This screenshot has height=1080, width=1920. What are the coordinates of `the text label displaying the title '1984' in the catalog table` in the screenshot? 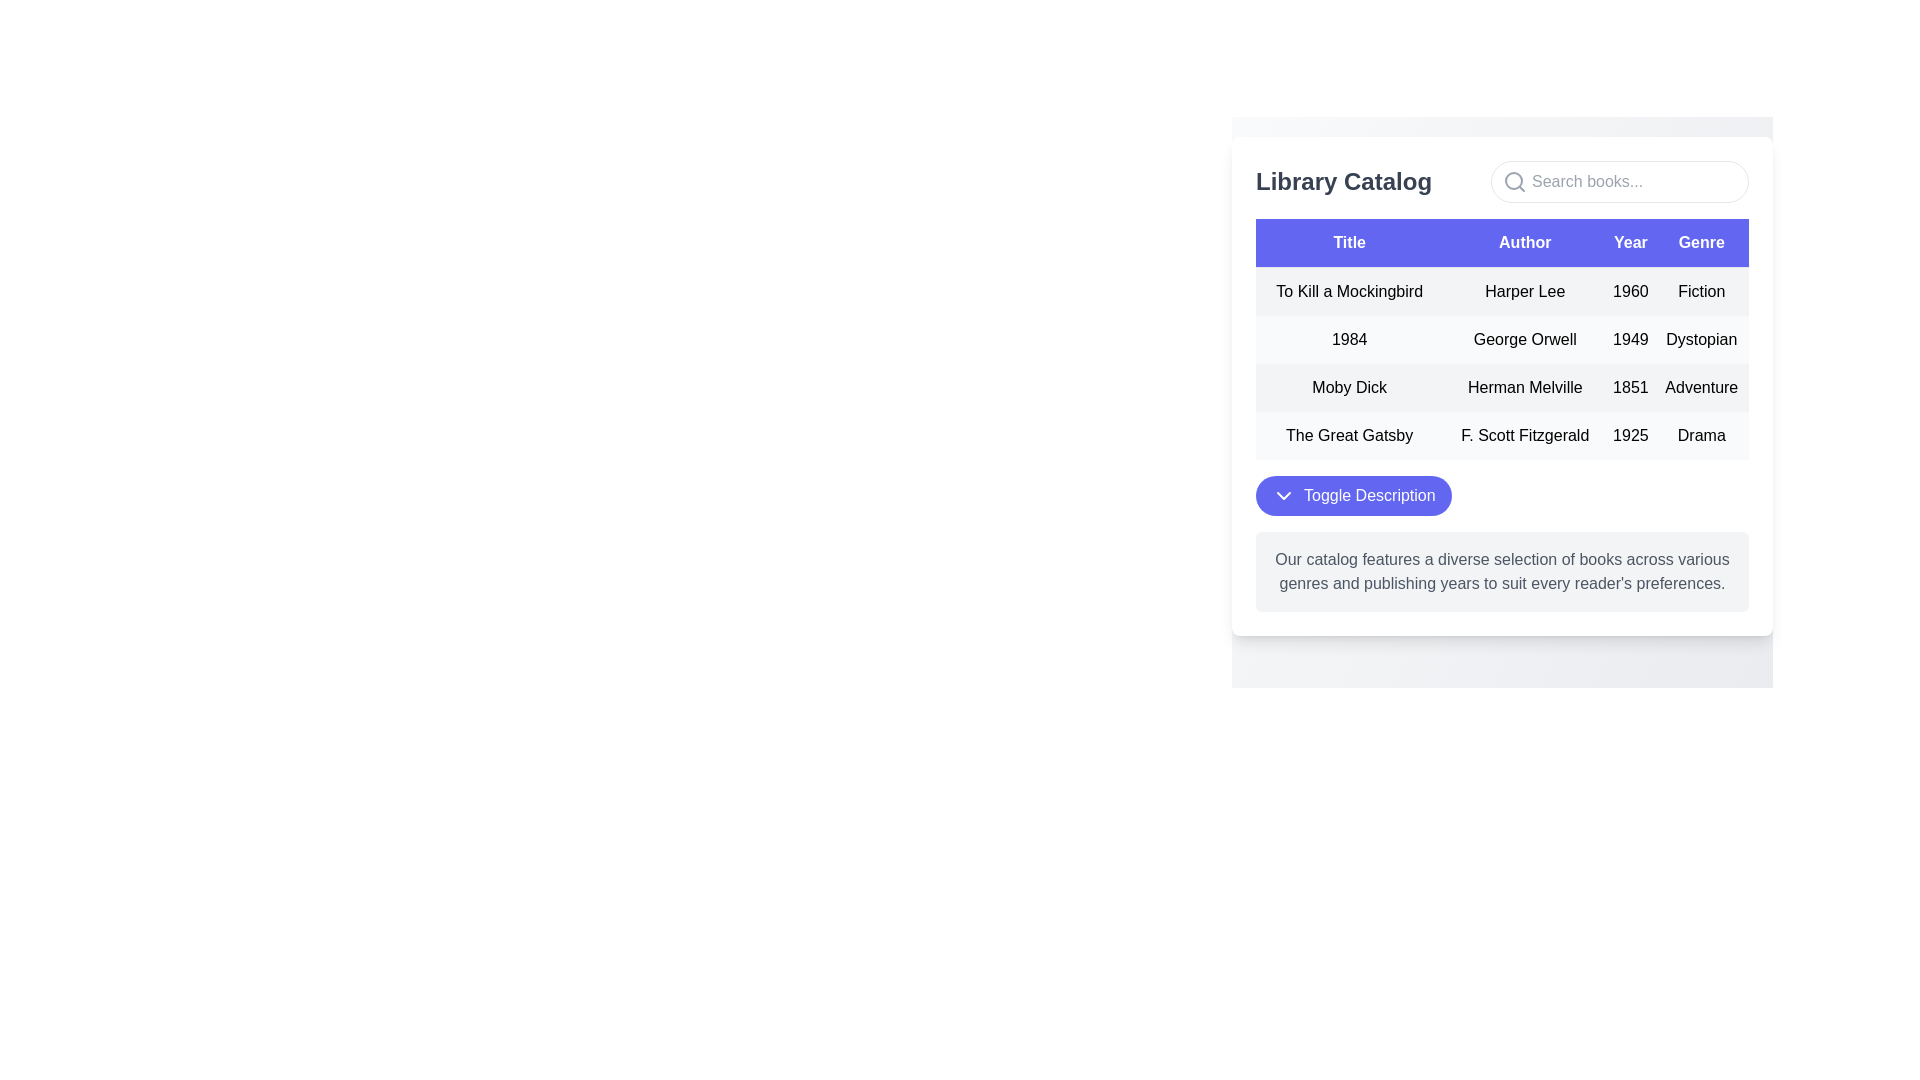 It's located at (1349, 338).